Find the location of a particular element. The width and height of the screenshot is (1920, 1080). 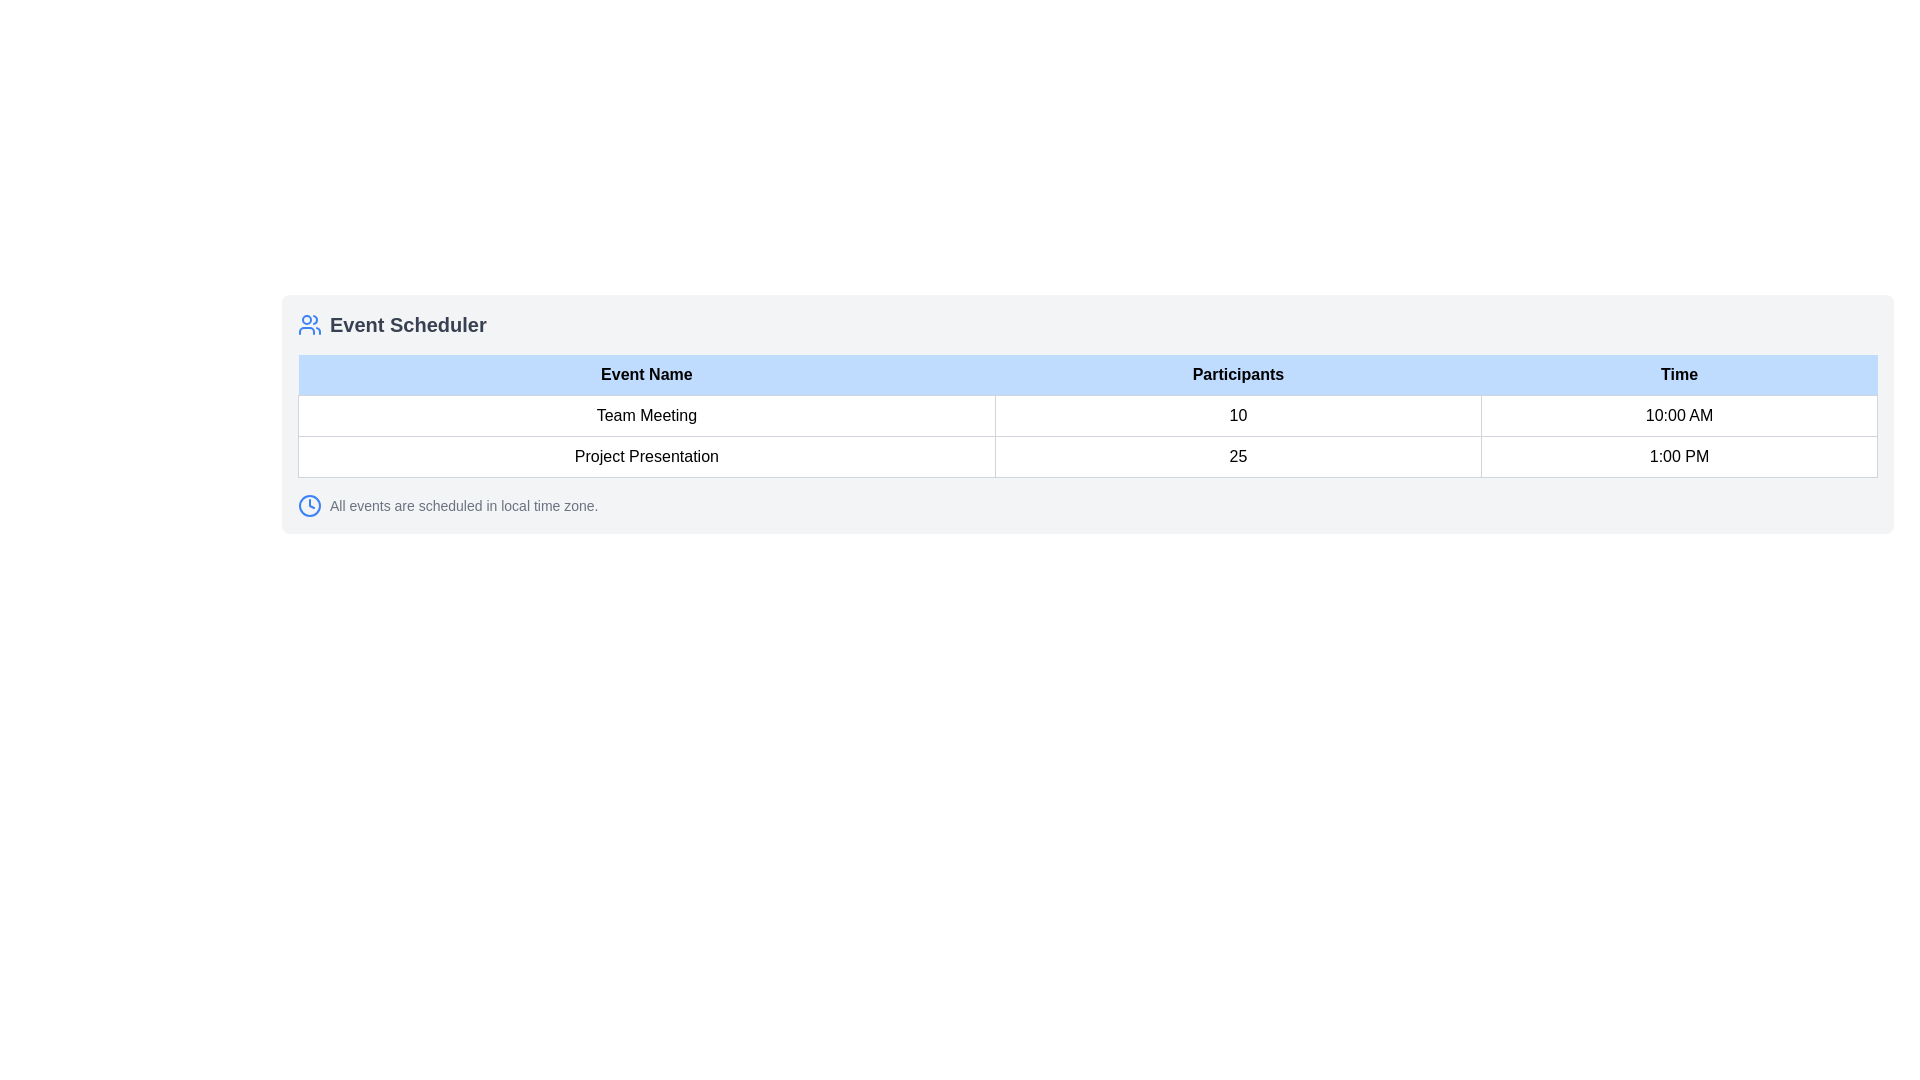

the table cell indicating the number of participants for the 'Team Meeting' event, located in the second column of the table row labeled 'Team Meeting' is located at coordinates (1237, 415).